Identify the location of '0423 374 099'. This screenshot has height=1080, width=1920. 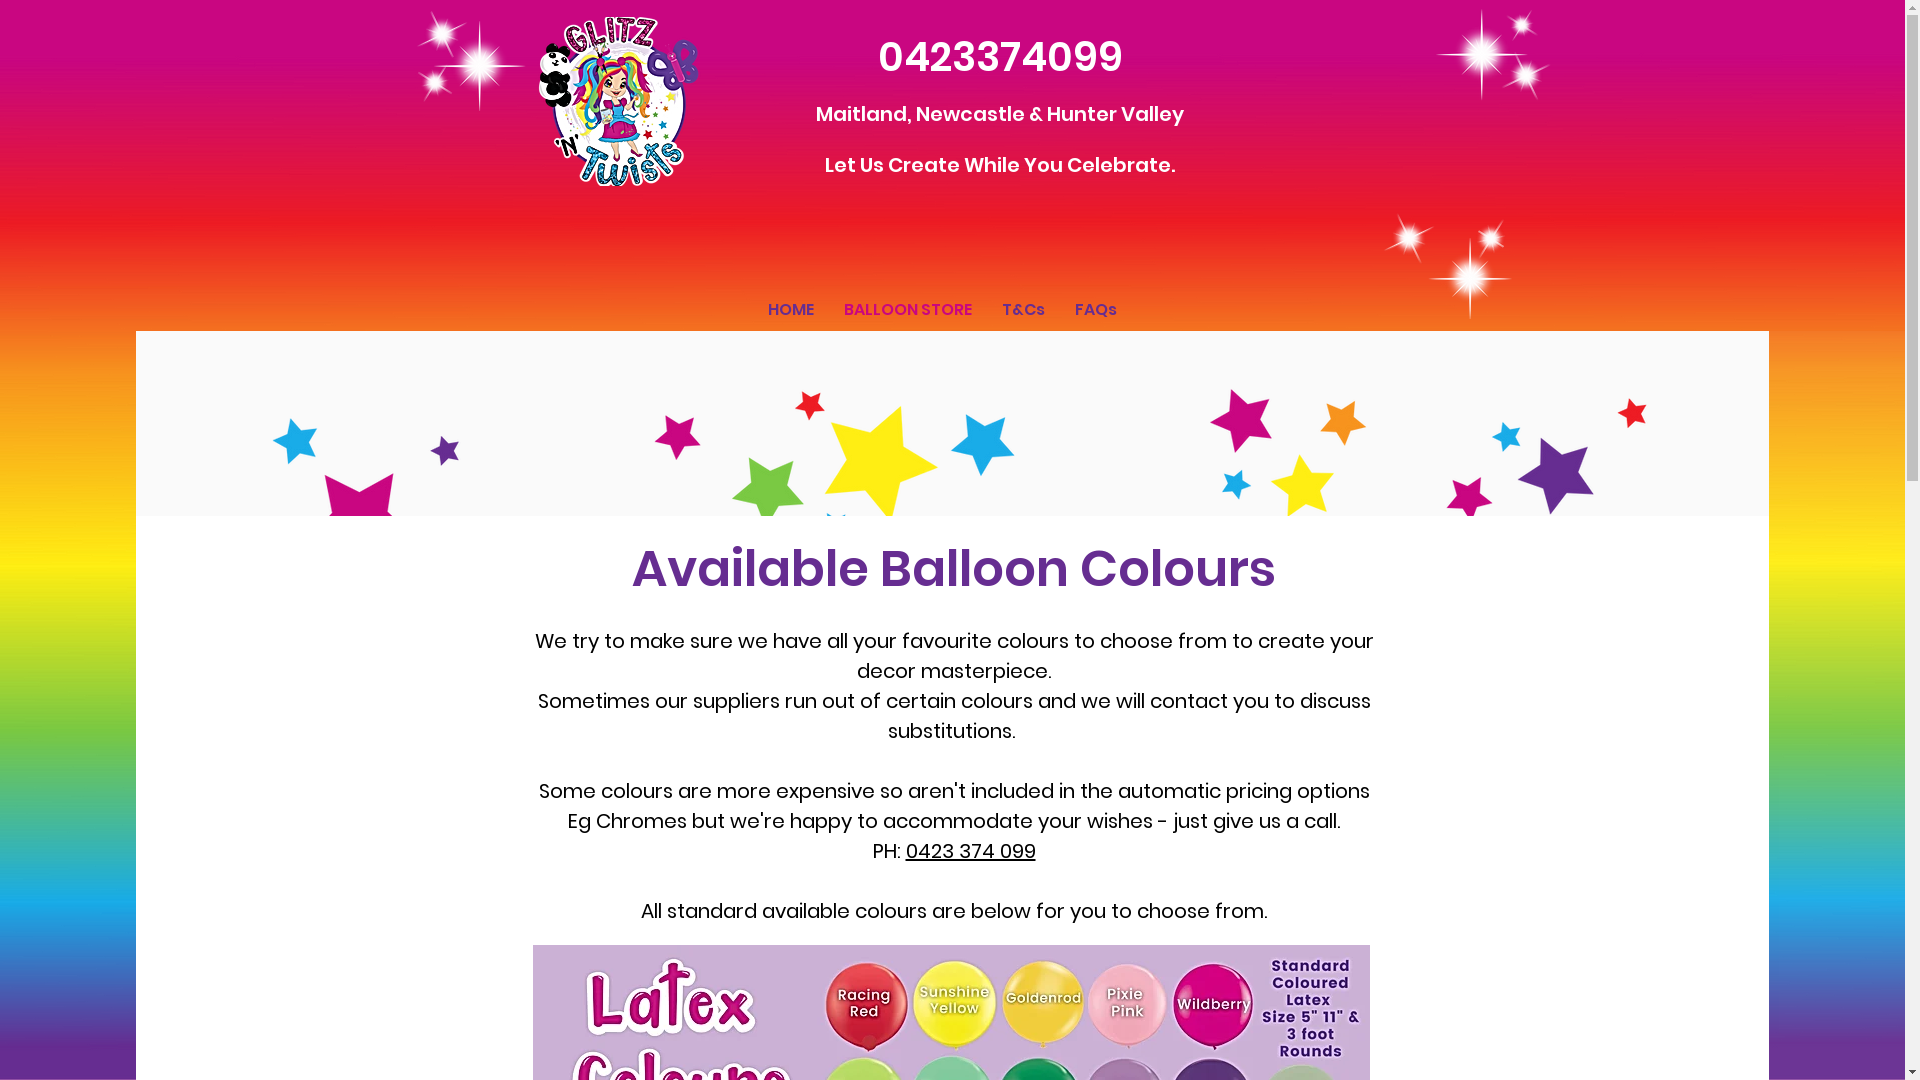
(970, 851).